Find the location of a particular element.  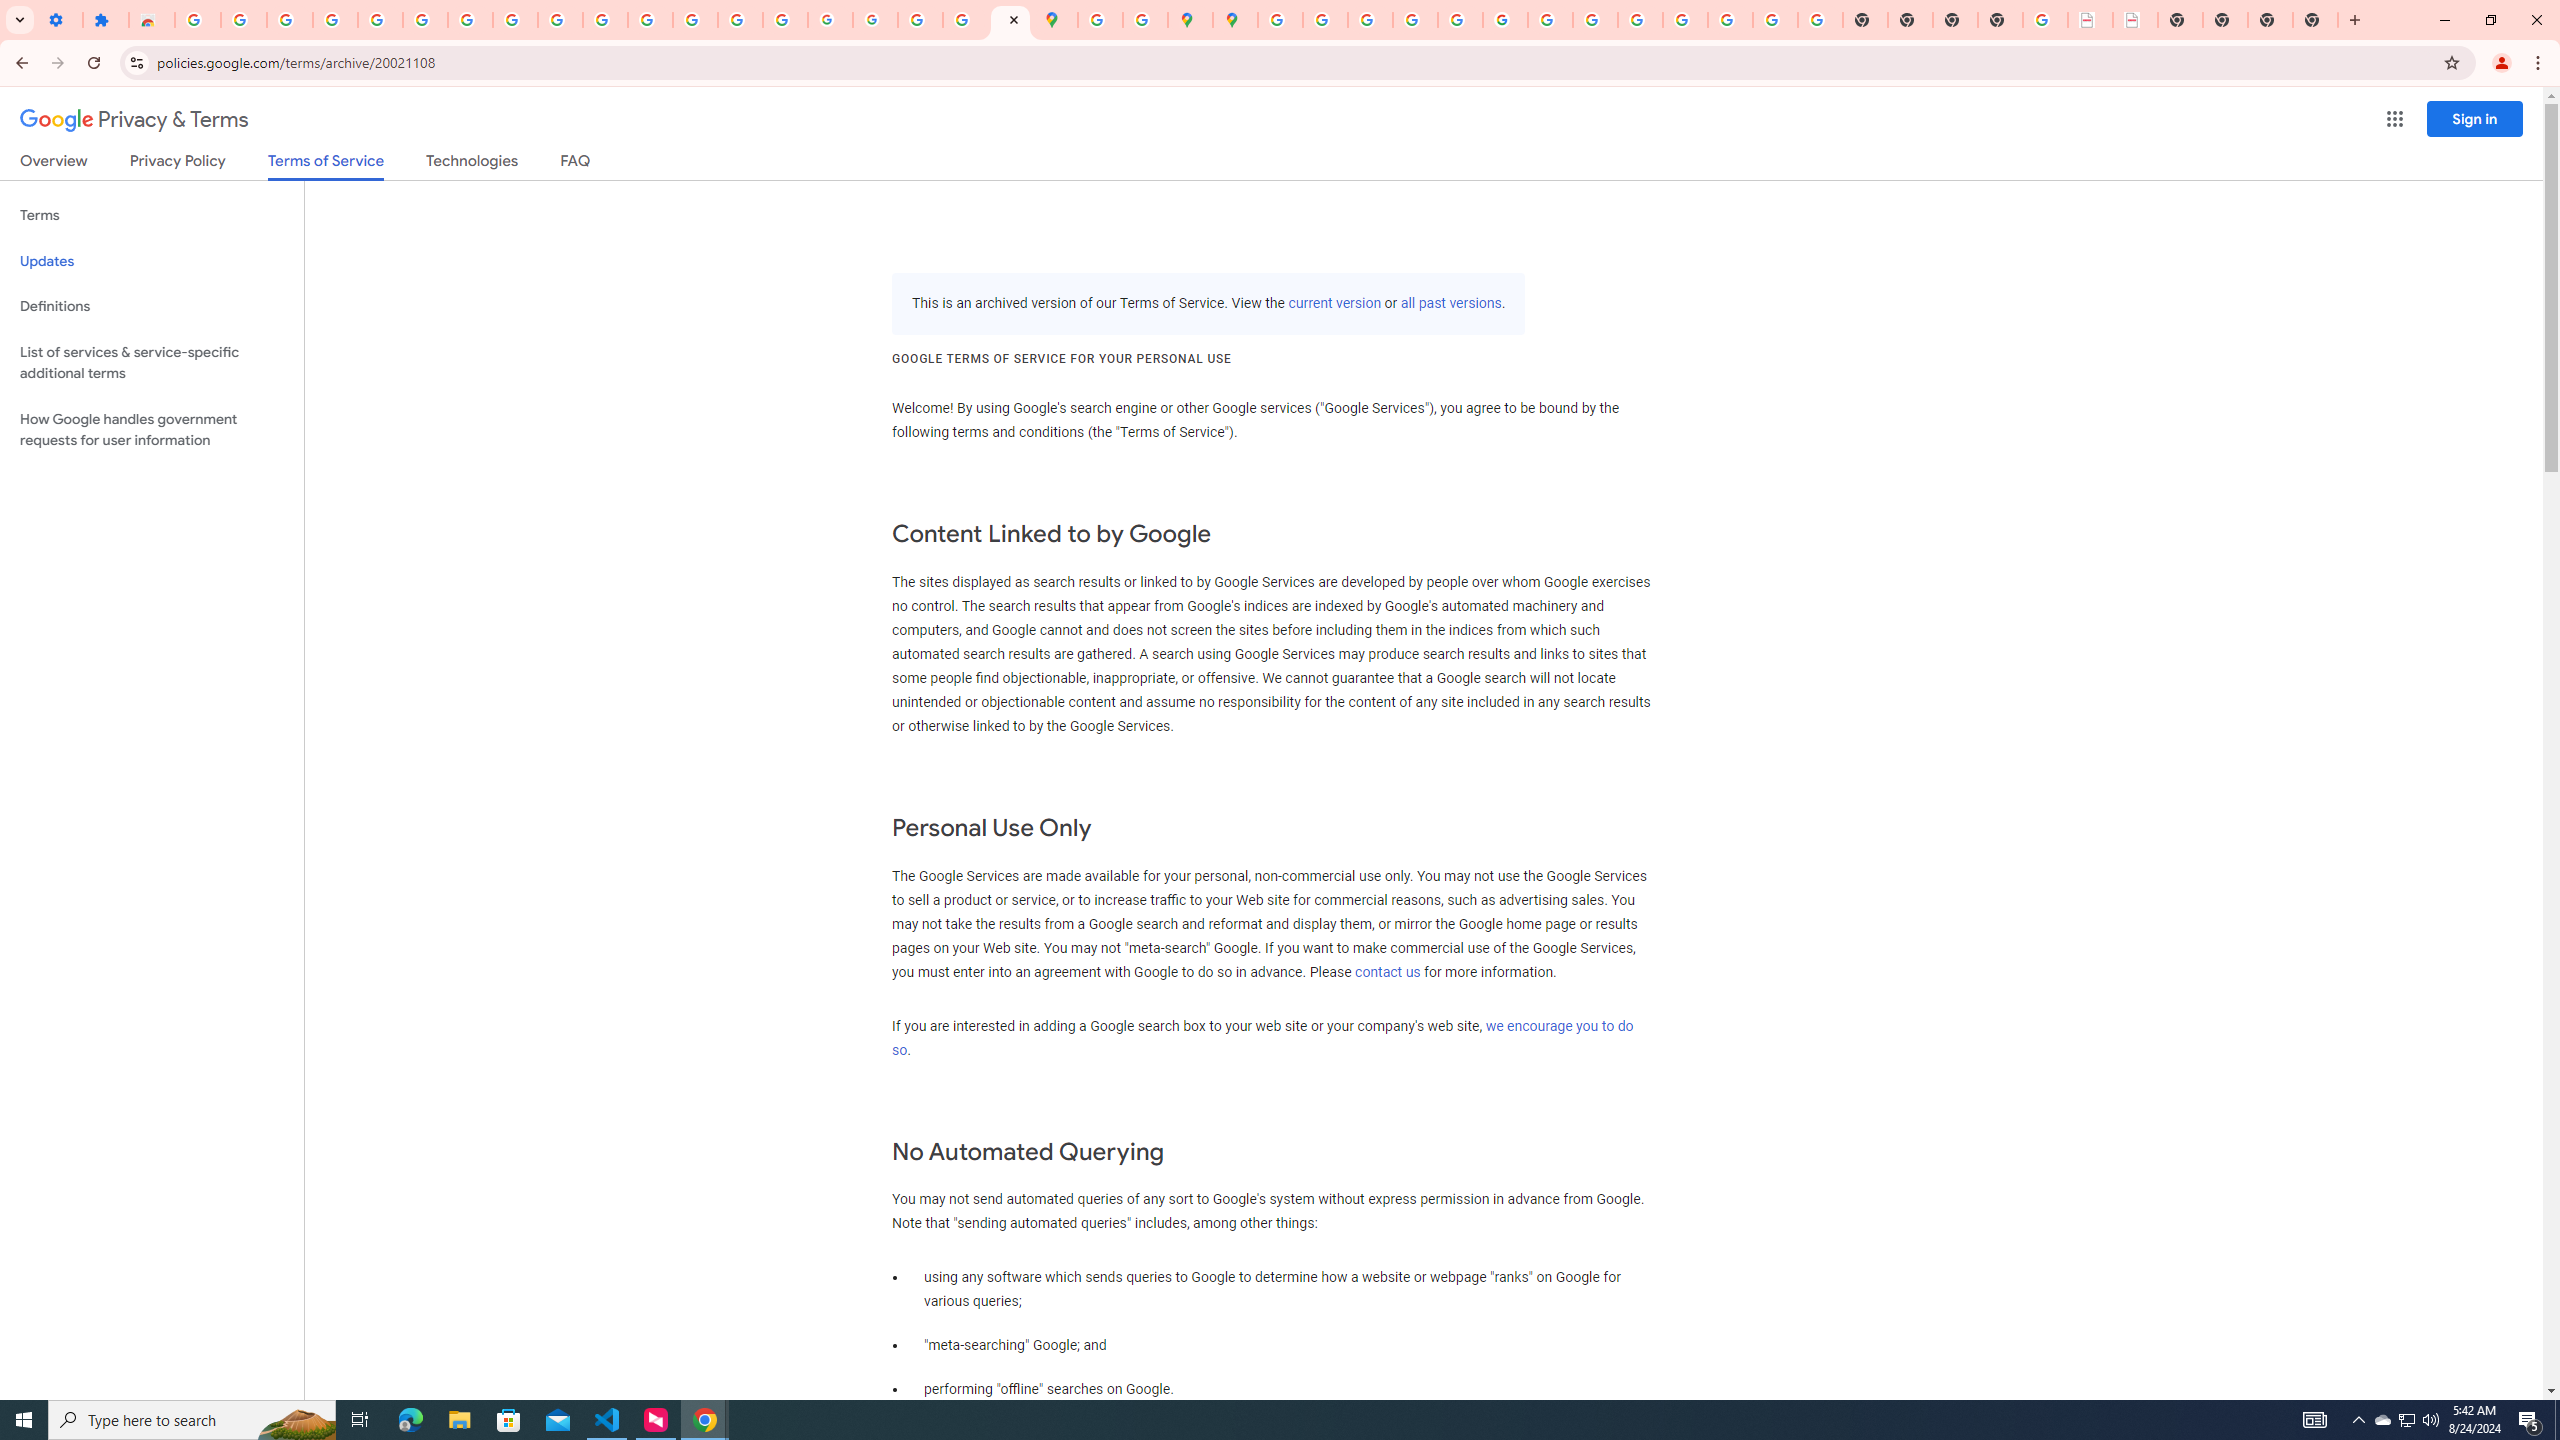

'Learn how to find your photos - Google Photos Help' is located at coordinates (334, 19).